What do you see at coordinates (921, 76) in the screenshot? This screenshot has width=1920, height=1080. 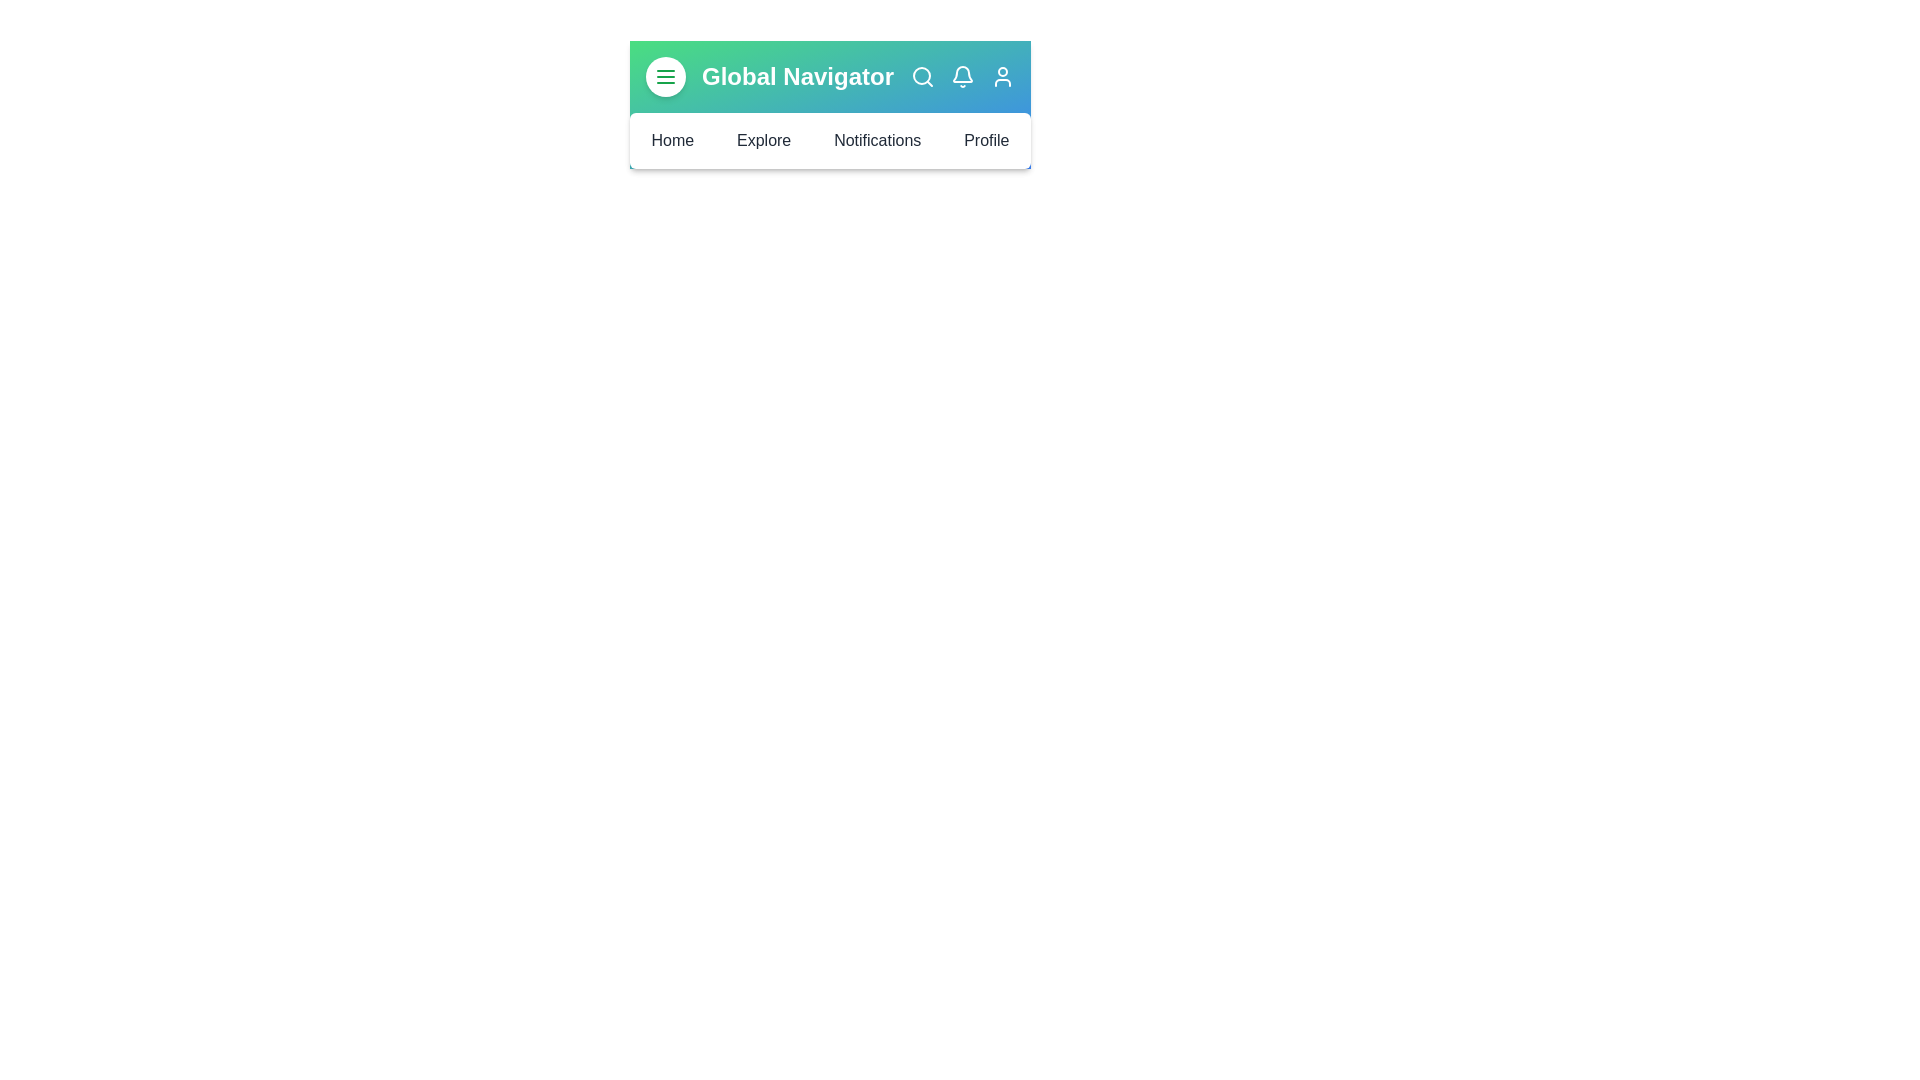 I see `the search icon to initiate a search` at bounding box center [921, 76].